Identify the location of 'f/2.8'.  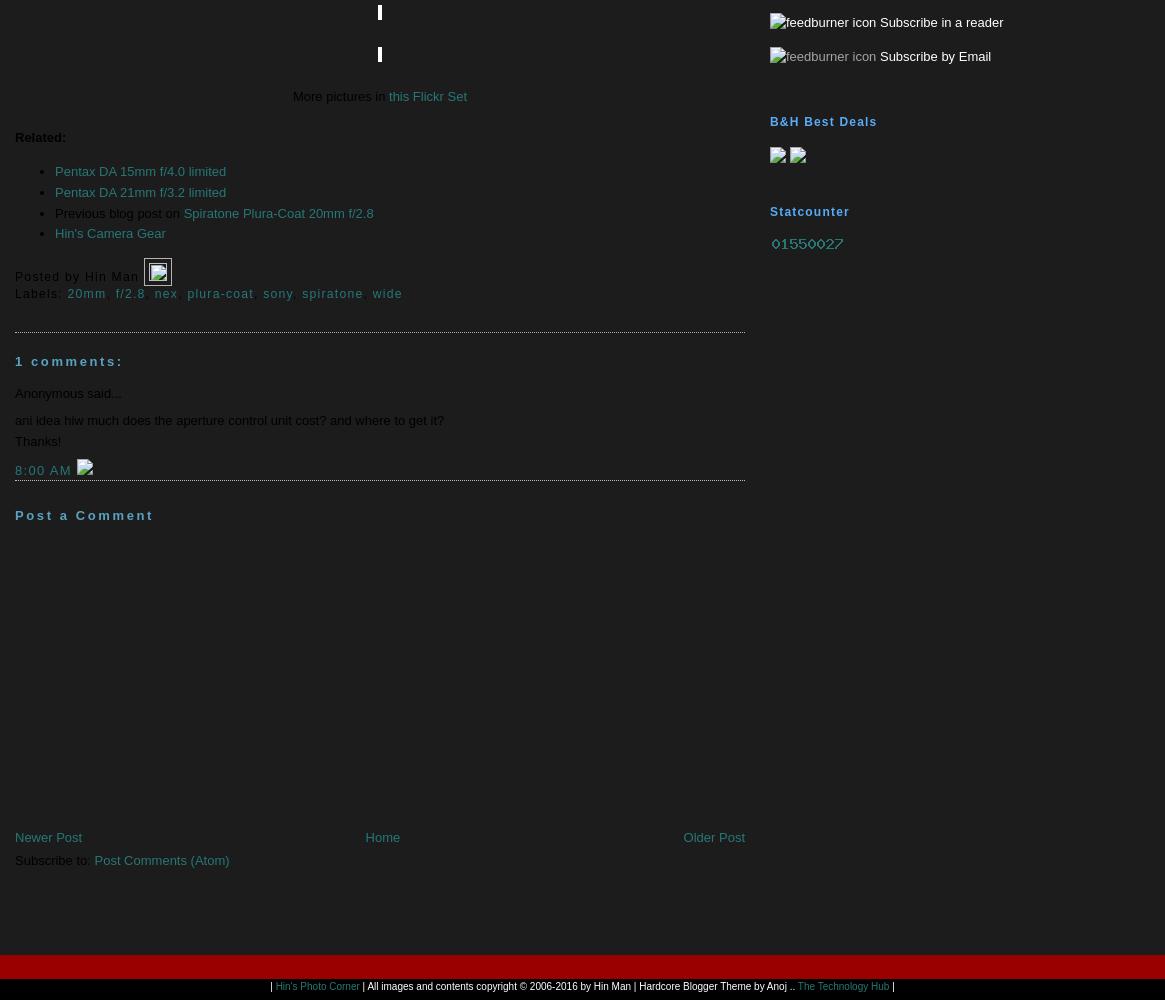
(130, 294).